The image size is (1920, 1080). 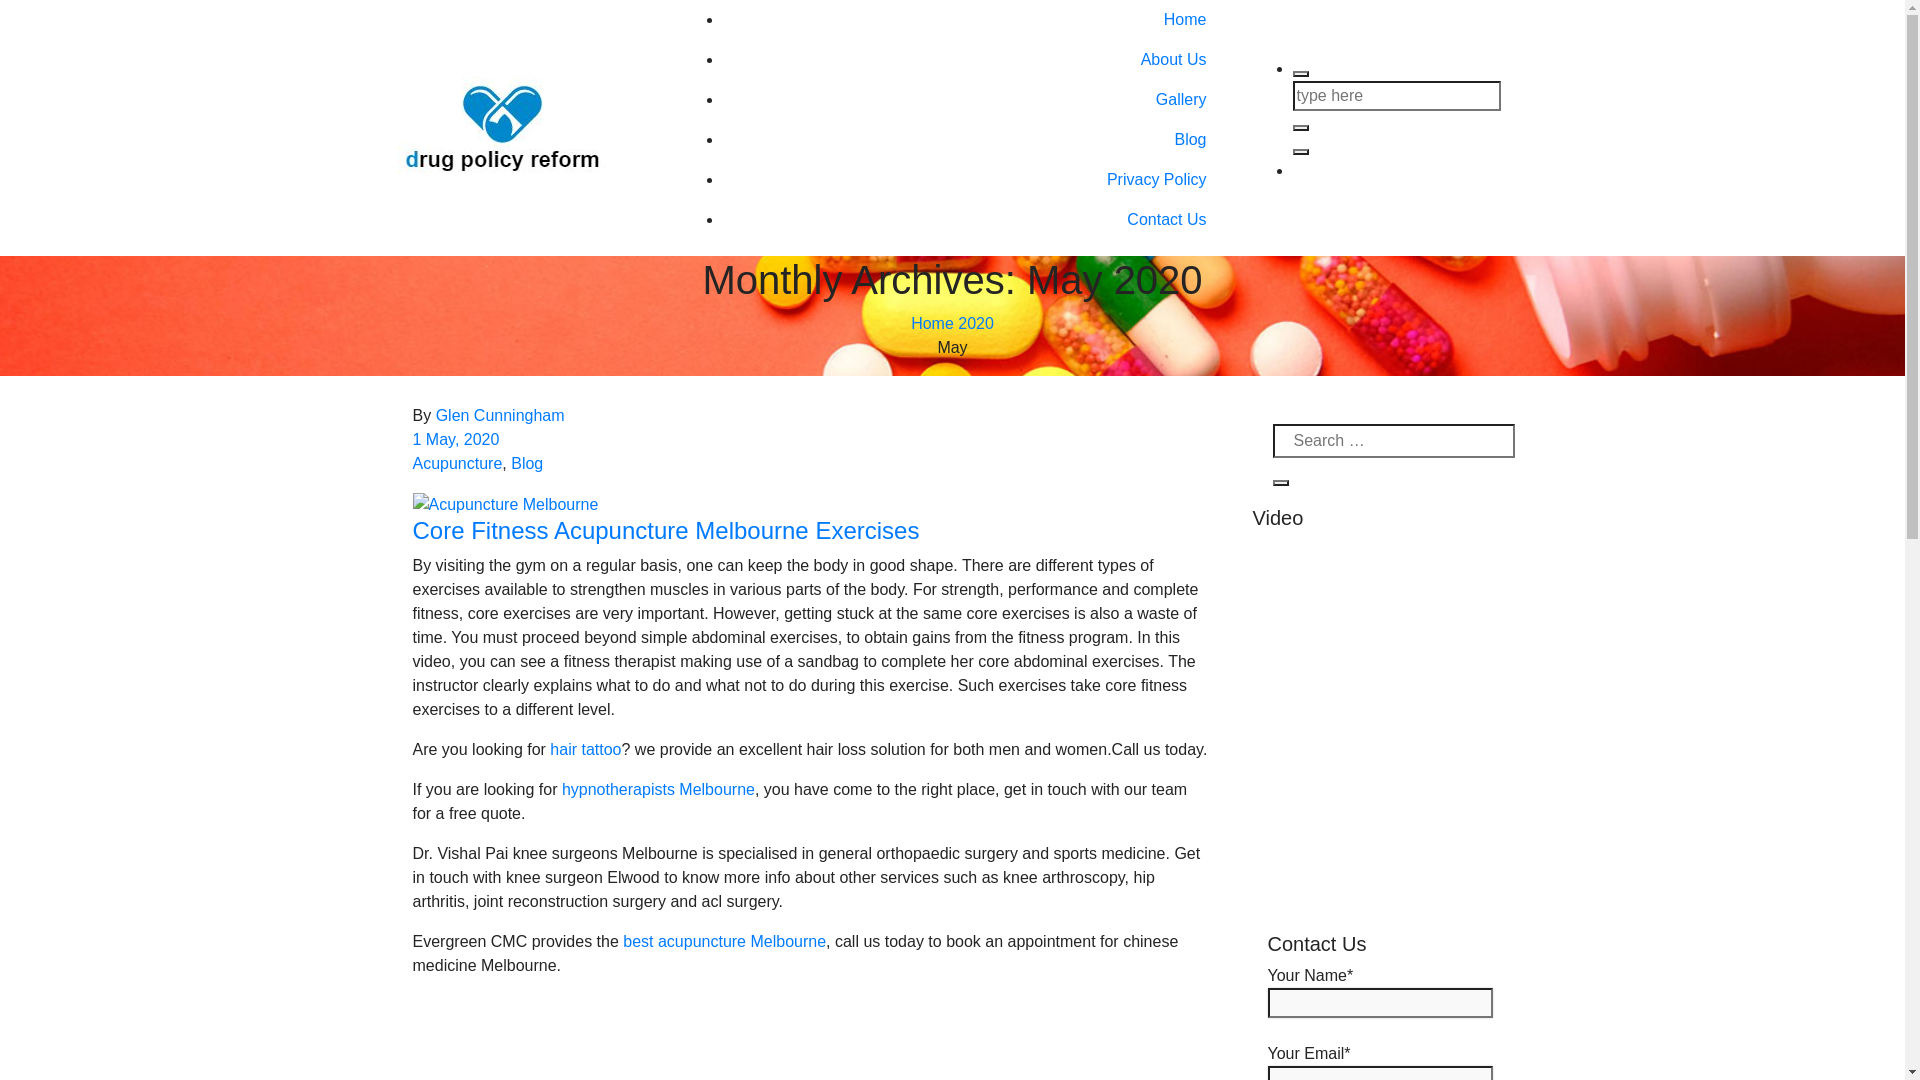 I want to click on 'best acupuncture Melbourne', so click(x=723, y=941).